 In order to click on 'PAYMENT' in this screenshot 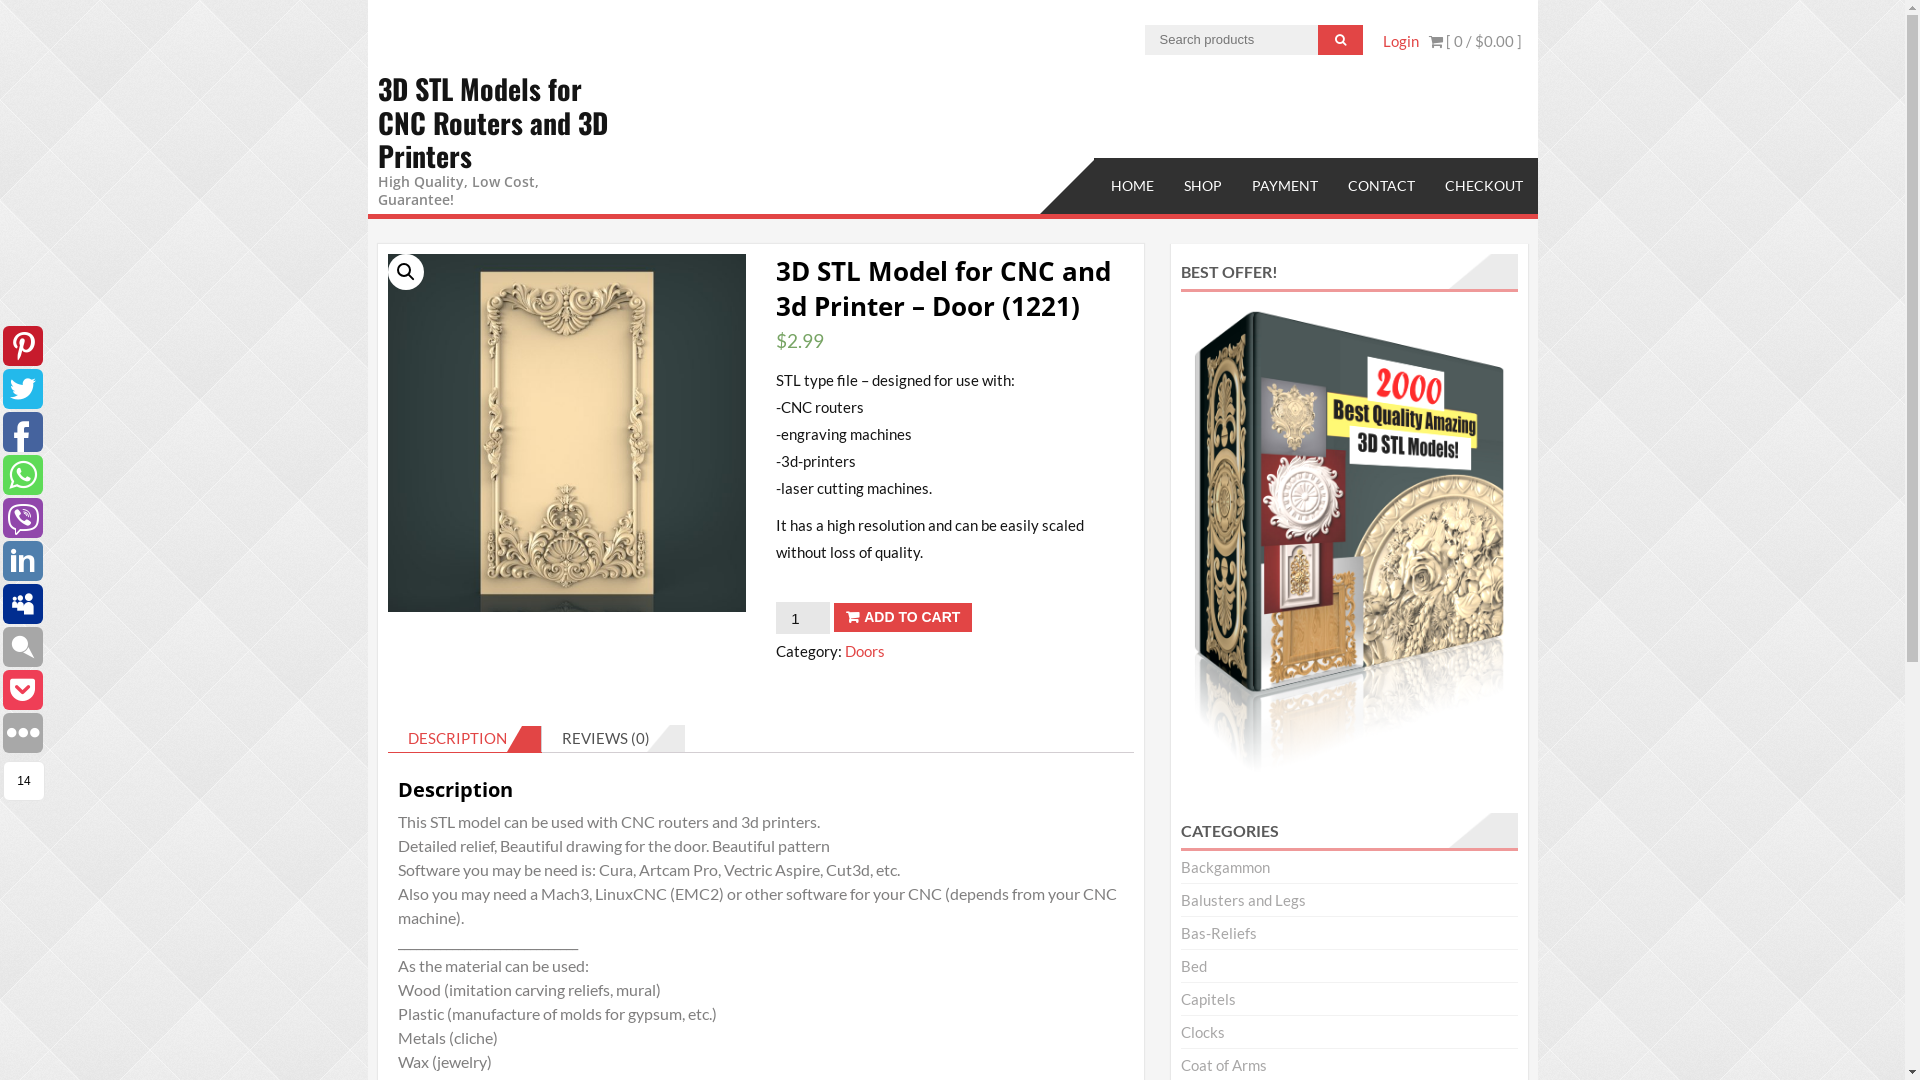, I will do `click(1235, 185)`.